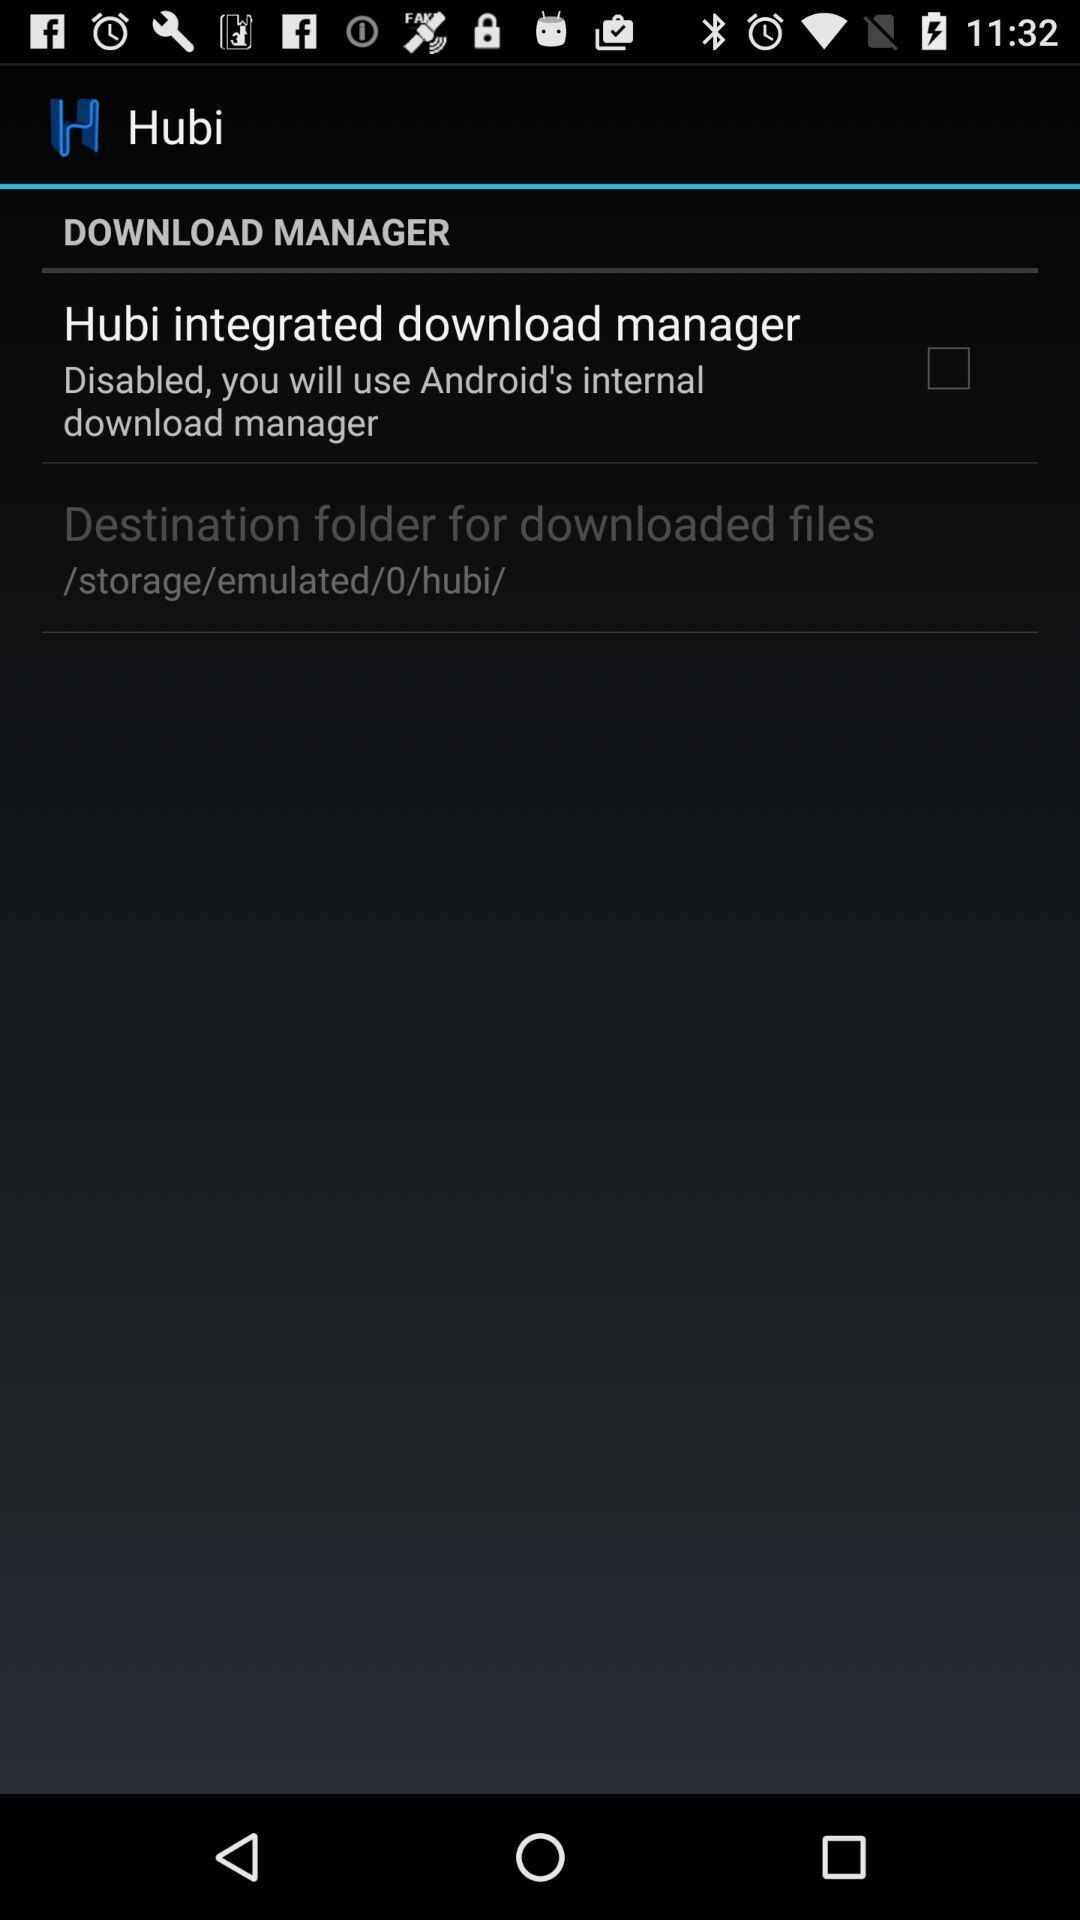 The width and height of the screenshot is (1080, 1920). I want to click on destination folder for, so click(469, 522).